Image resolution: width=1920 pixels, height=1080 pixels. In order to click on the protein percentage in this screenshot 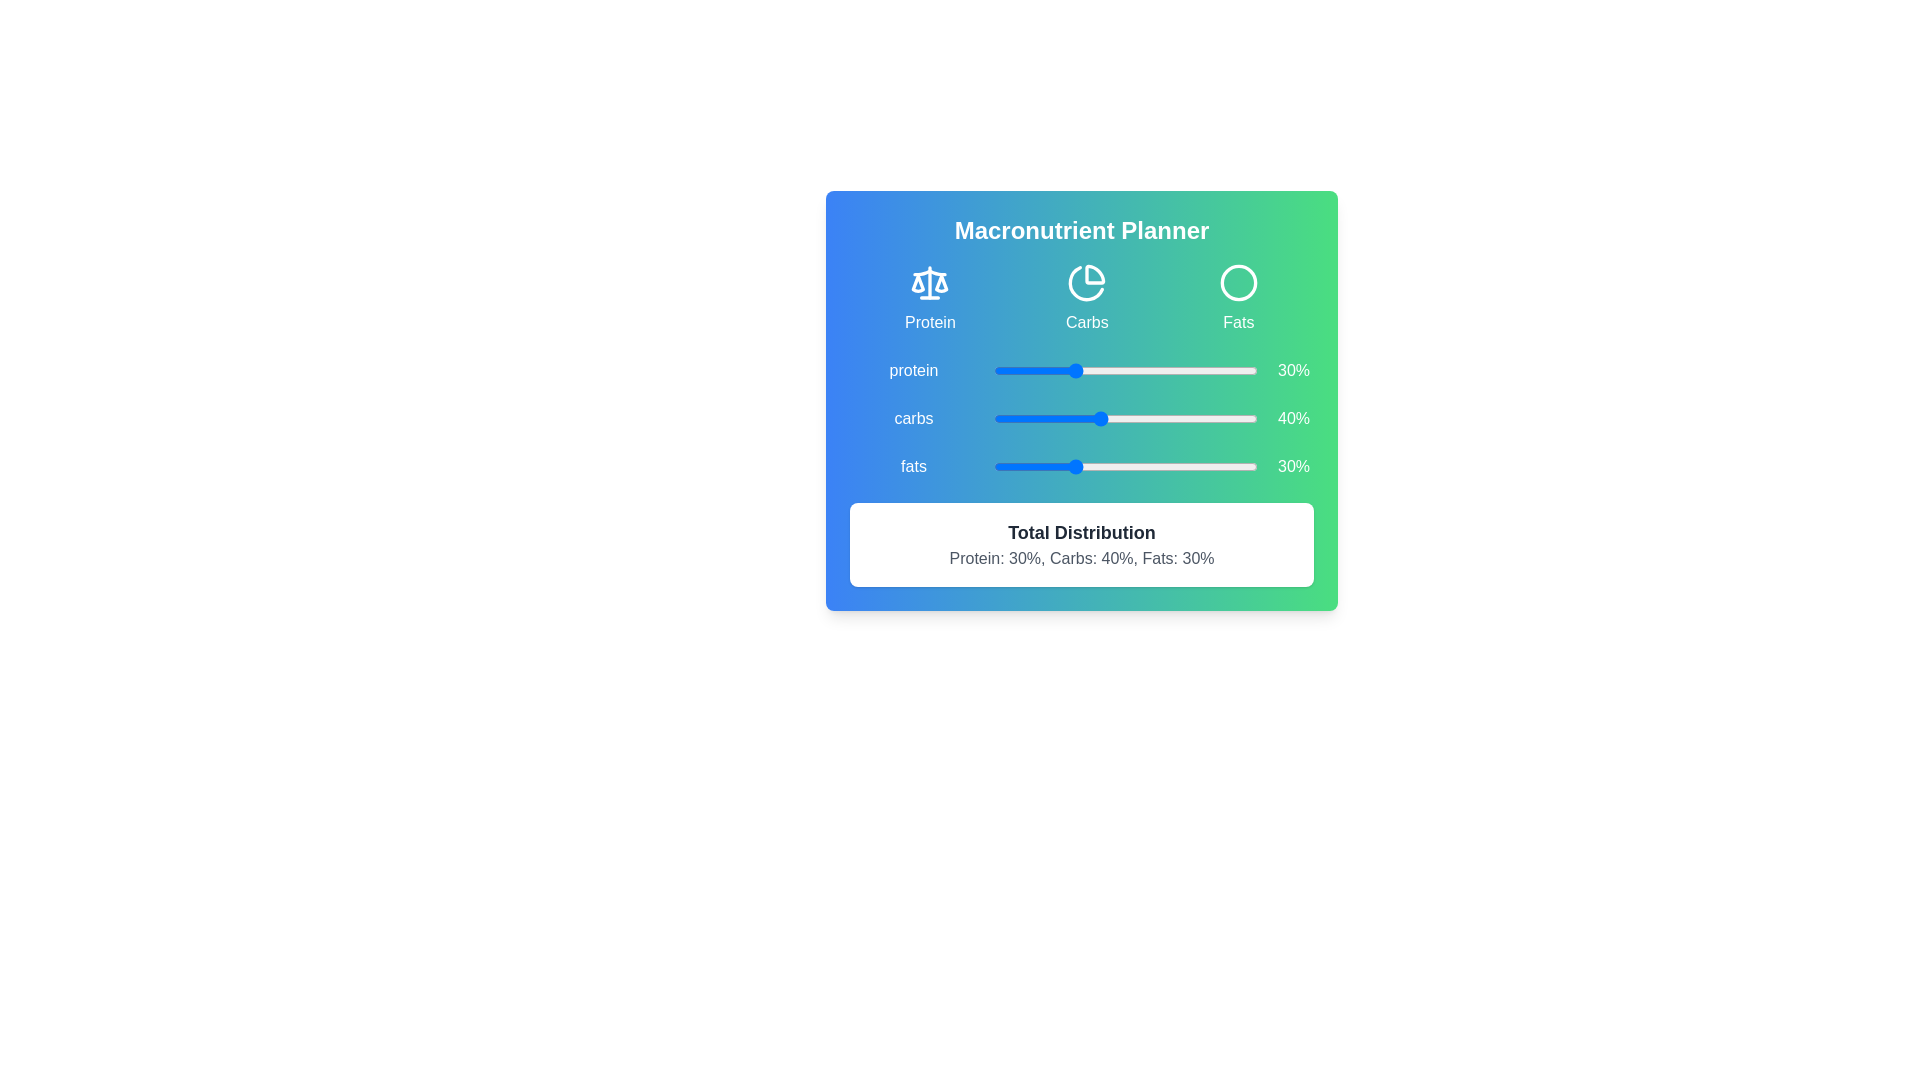, I will do `click(1059, 370)`.